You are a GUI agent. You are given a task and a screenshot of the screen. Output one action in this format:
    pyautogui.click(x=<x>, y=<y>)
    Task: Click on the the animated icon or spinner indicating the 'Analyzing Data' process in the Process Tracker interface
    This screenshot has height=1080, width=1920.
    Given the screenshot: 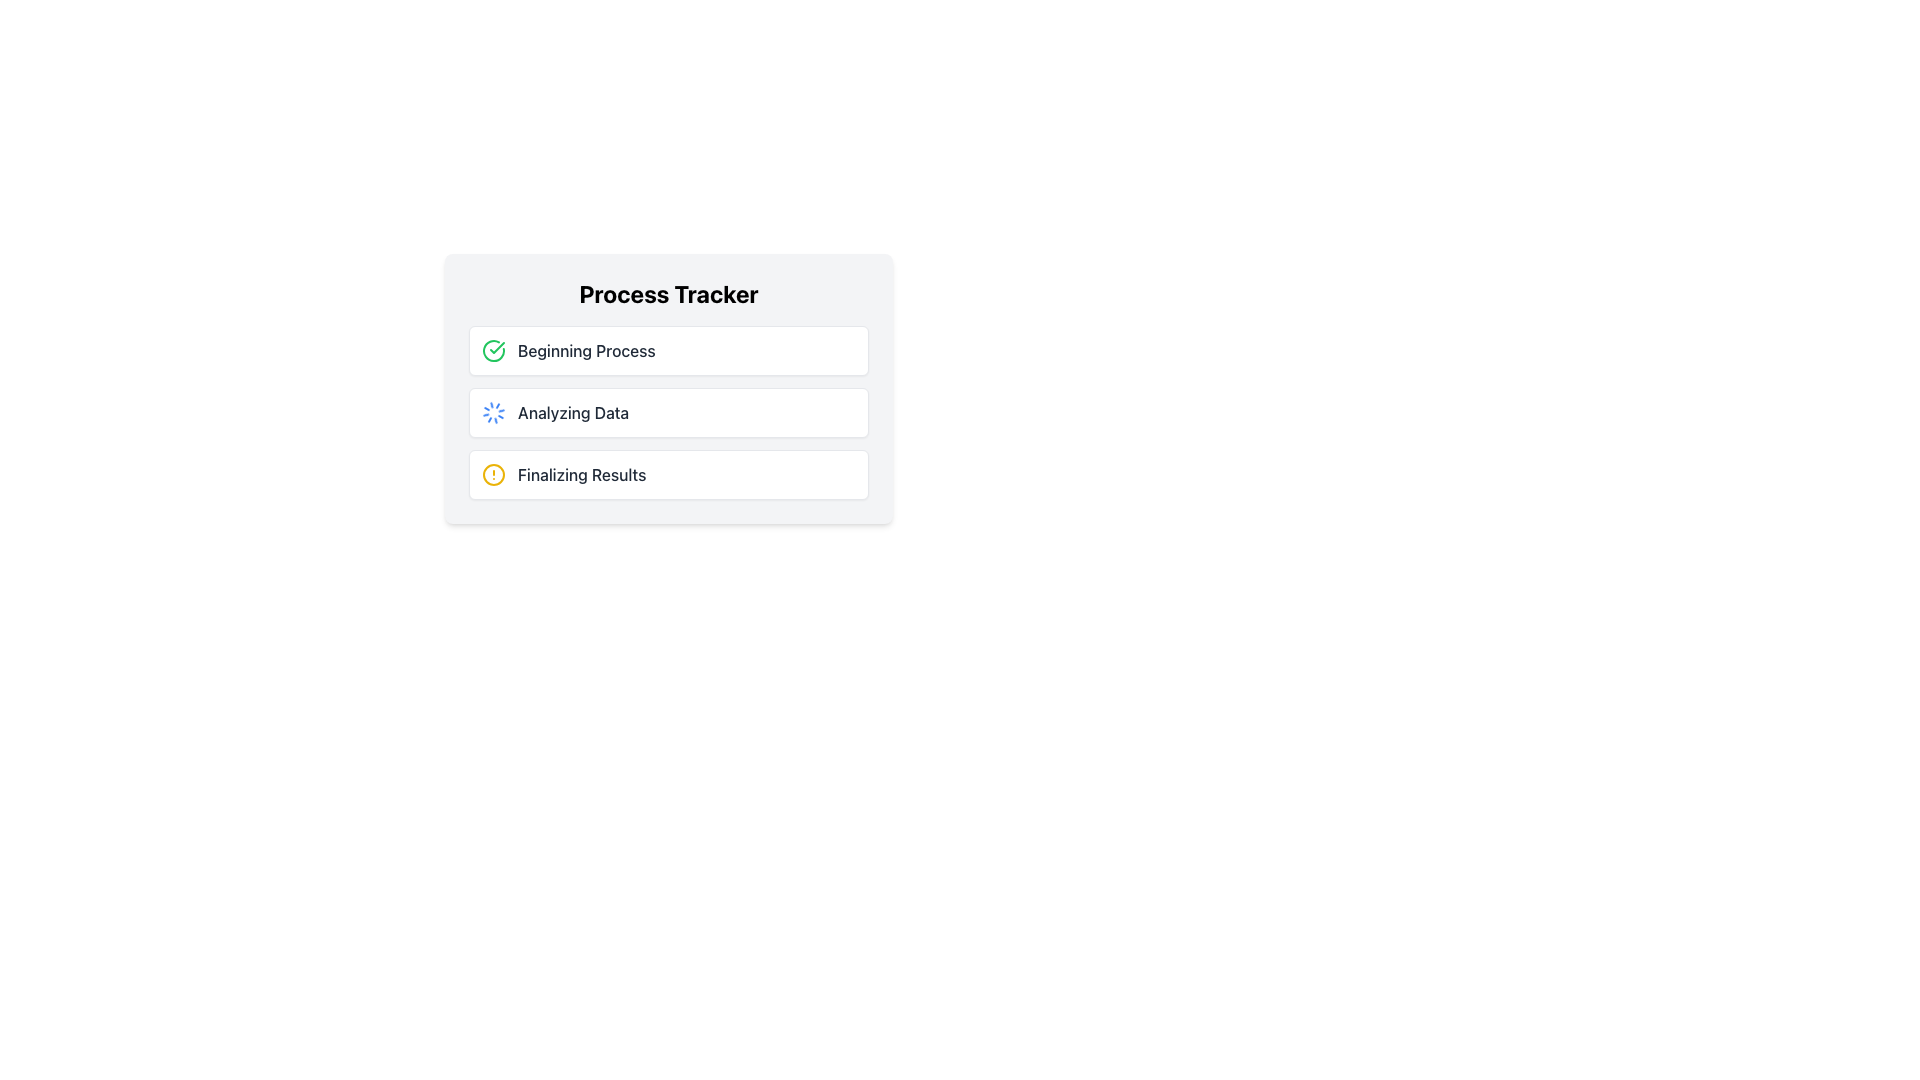 What is the action you would take?
    pyautogui.click(x=494, y=411)
    